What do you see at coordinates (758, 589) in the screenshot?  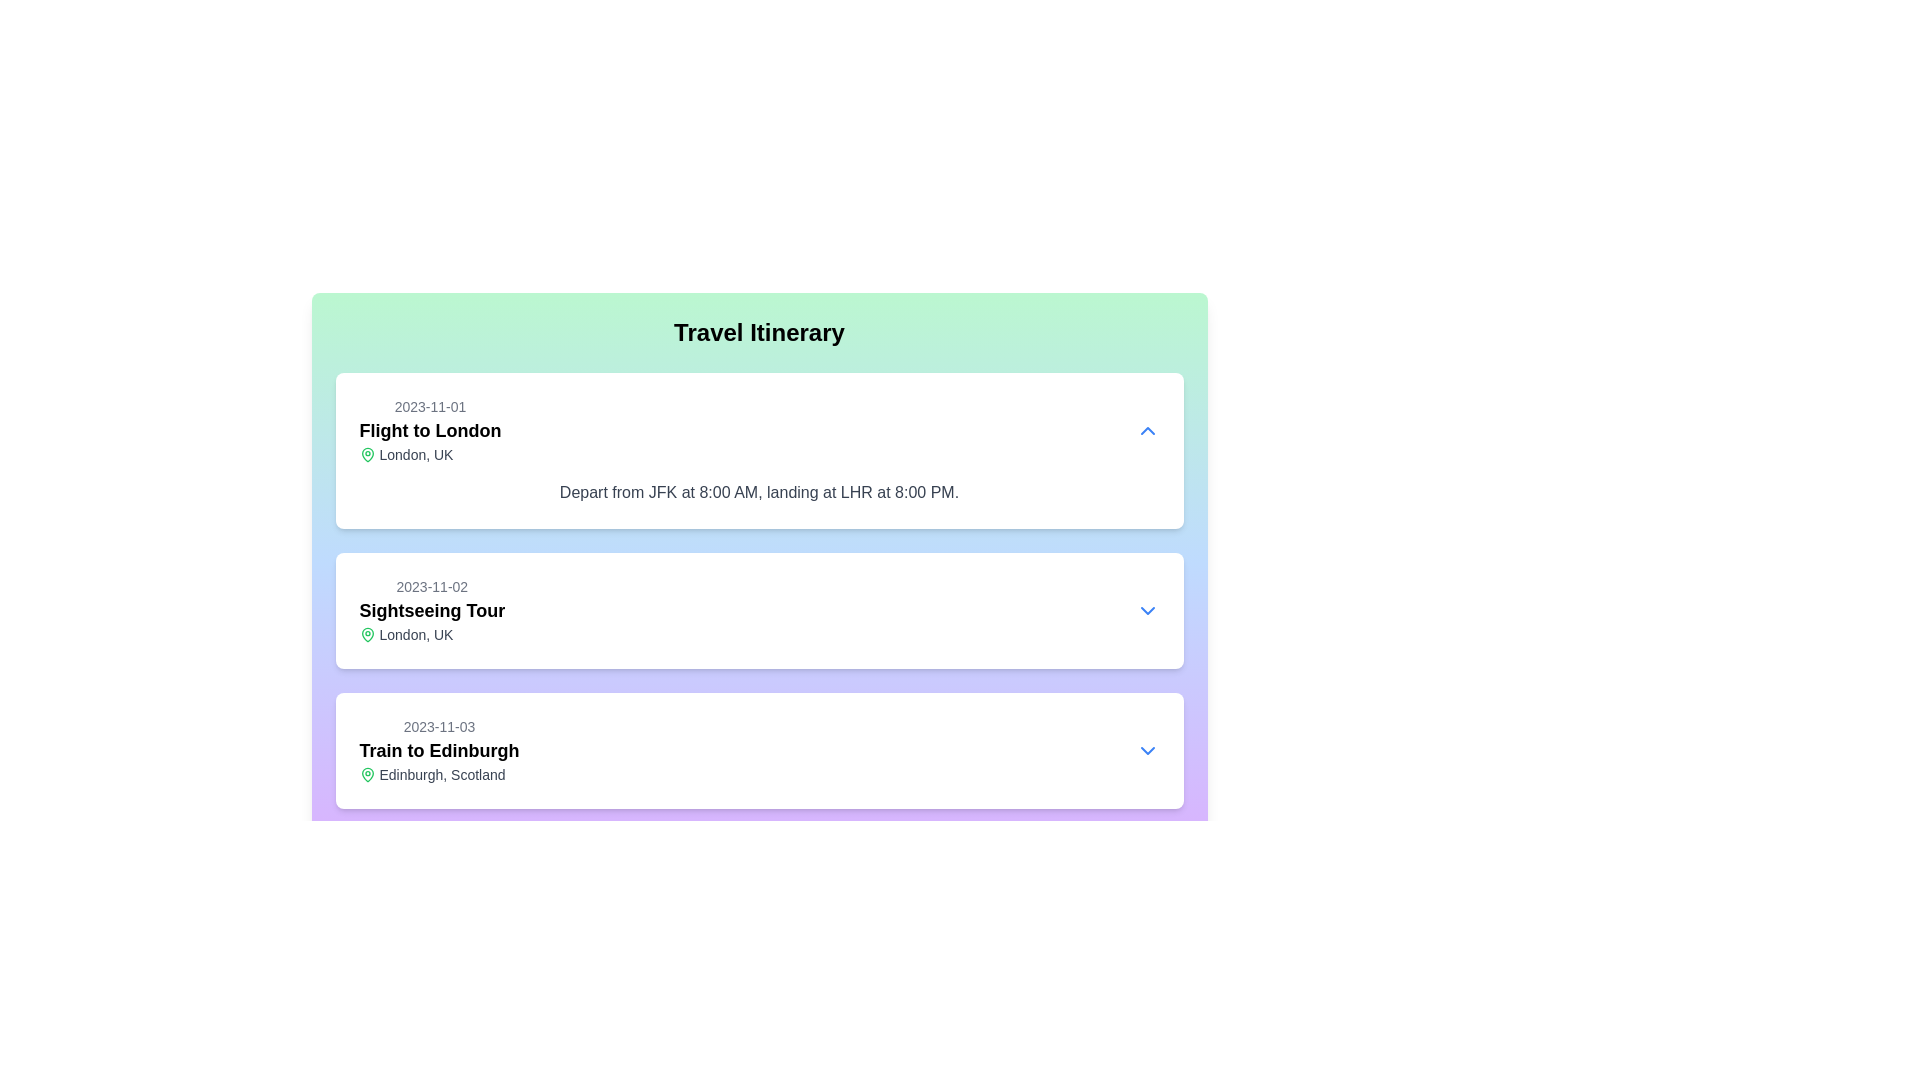 I see `the second list item within the itinerary display, which contains date, event description, and location details` at bounding box center [758, 589].